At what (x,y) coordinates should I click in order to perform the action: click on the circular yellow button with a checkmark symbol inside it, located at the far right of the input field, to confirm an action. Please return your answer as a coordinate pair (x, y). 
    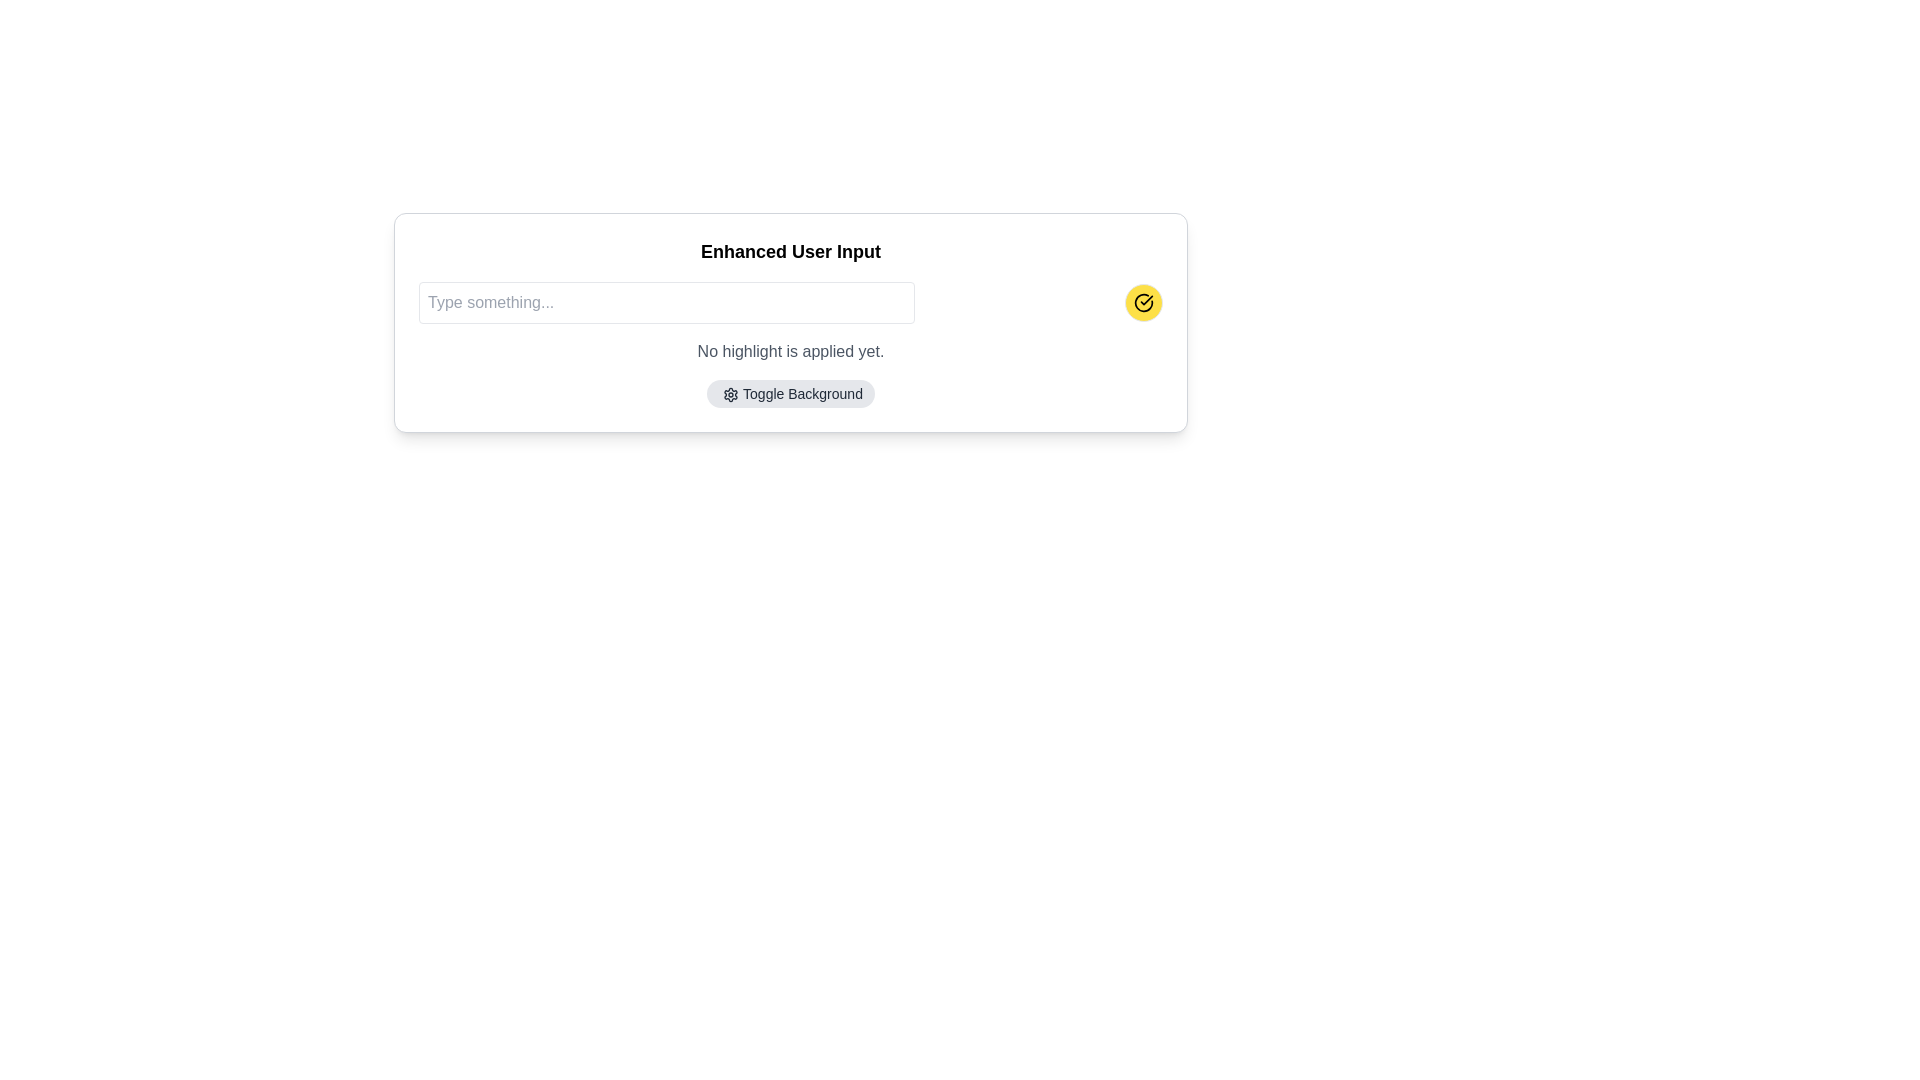
    Looking at the image, I should click on (1143, 303).